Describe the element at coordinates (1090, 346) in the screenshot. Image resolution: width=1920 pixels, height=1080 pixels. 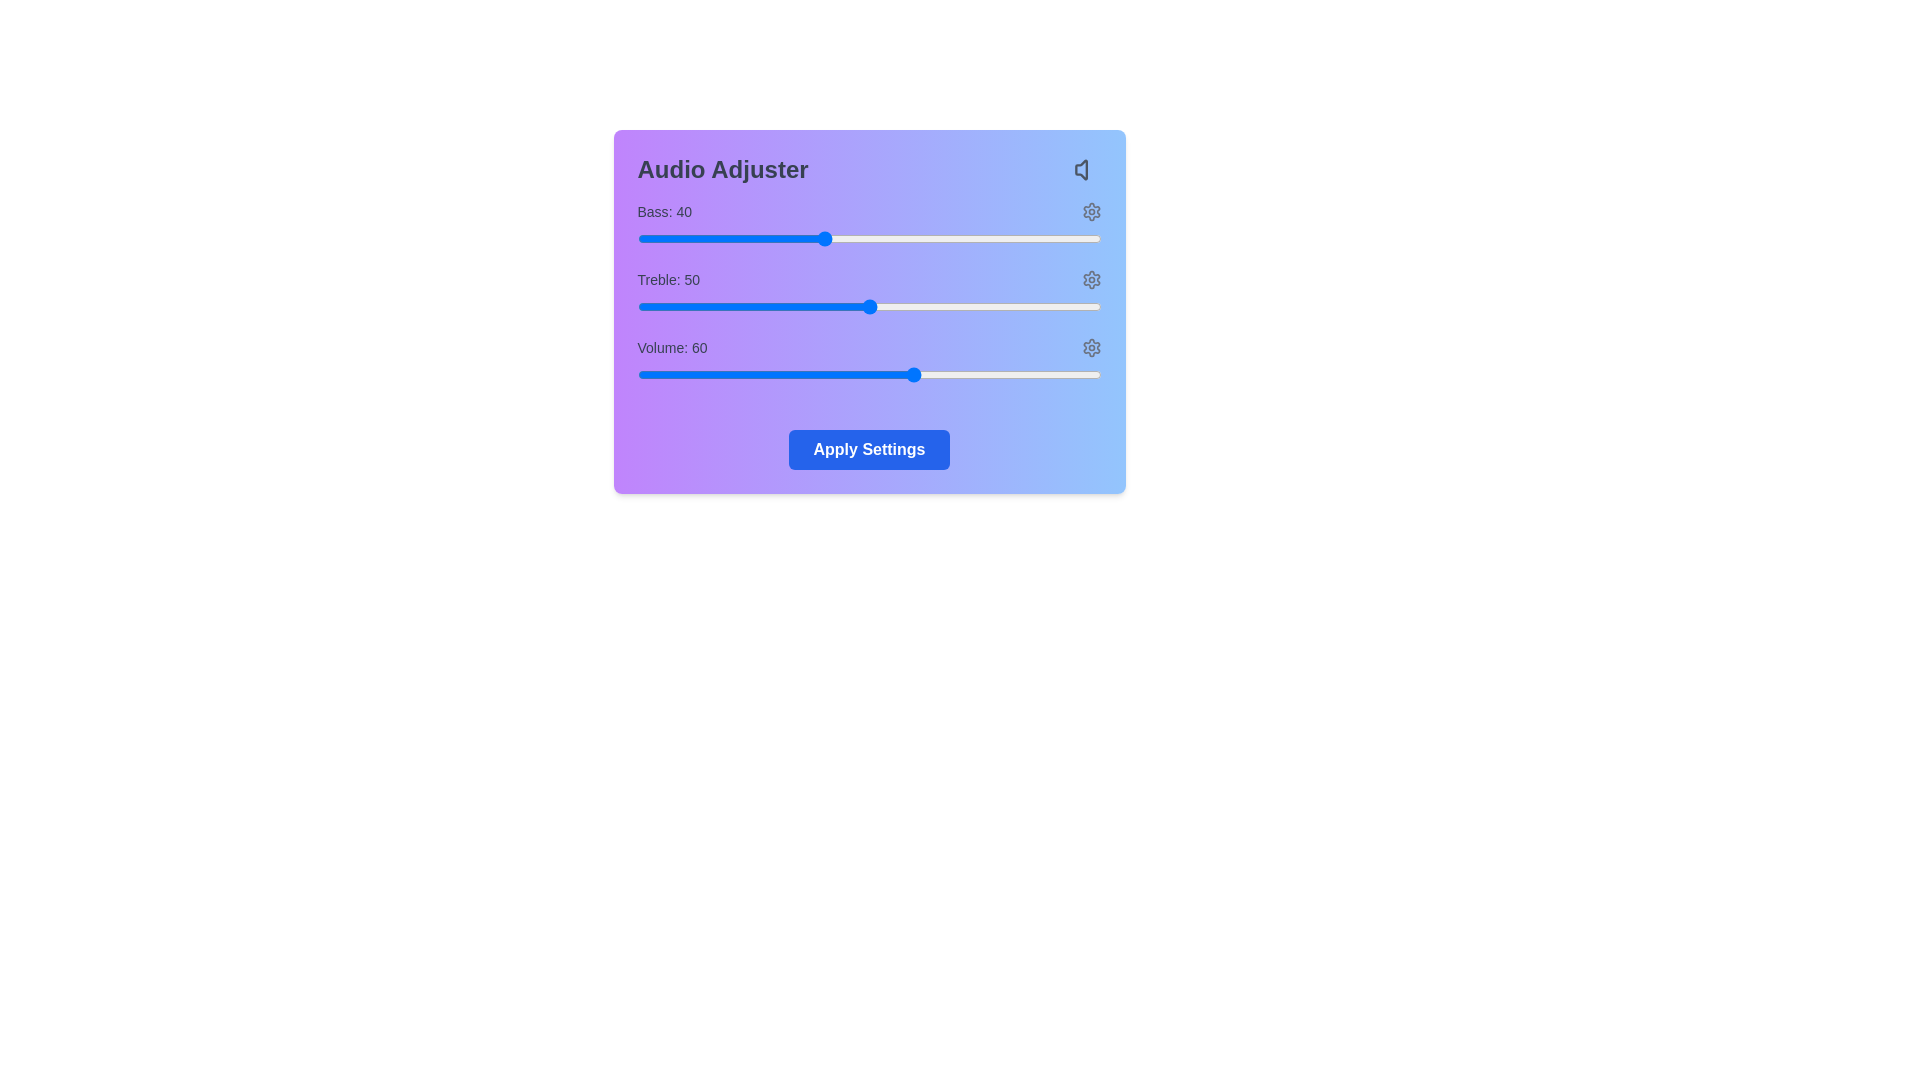
I see `the gear icon at the rightmost end of the Volume: 60 slider` at that location.